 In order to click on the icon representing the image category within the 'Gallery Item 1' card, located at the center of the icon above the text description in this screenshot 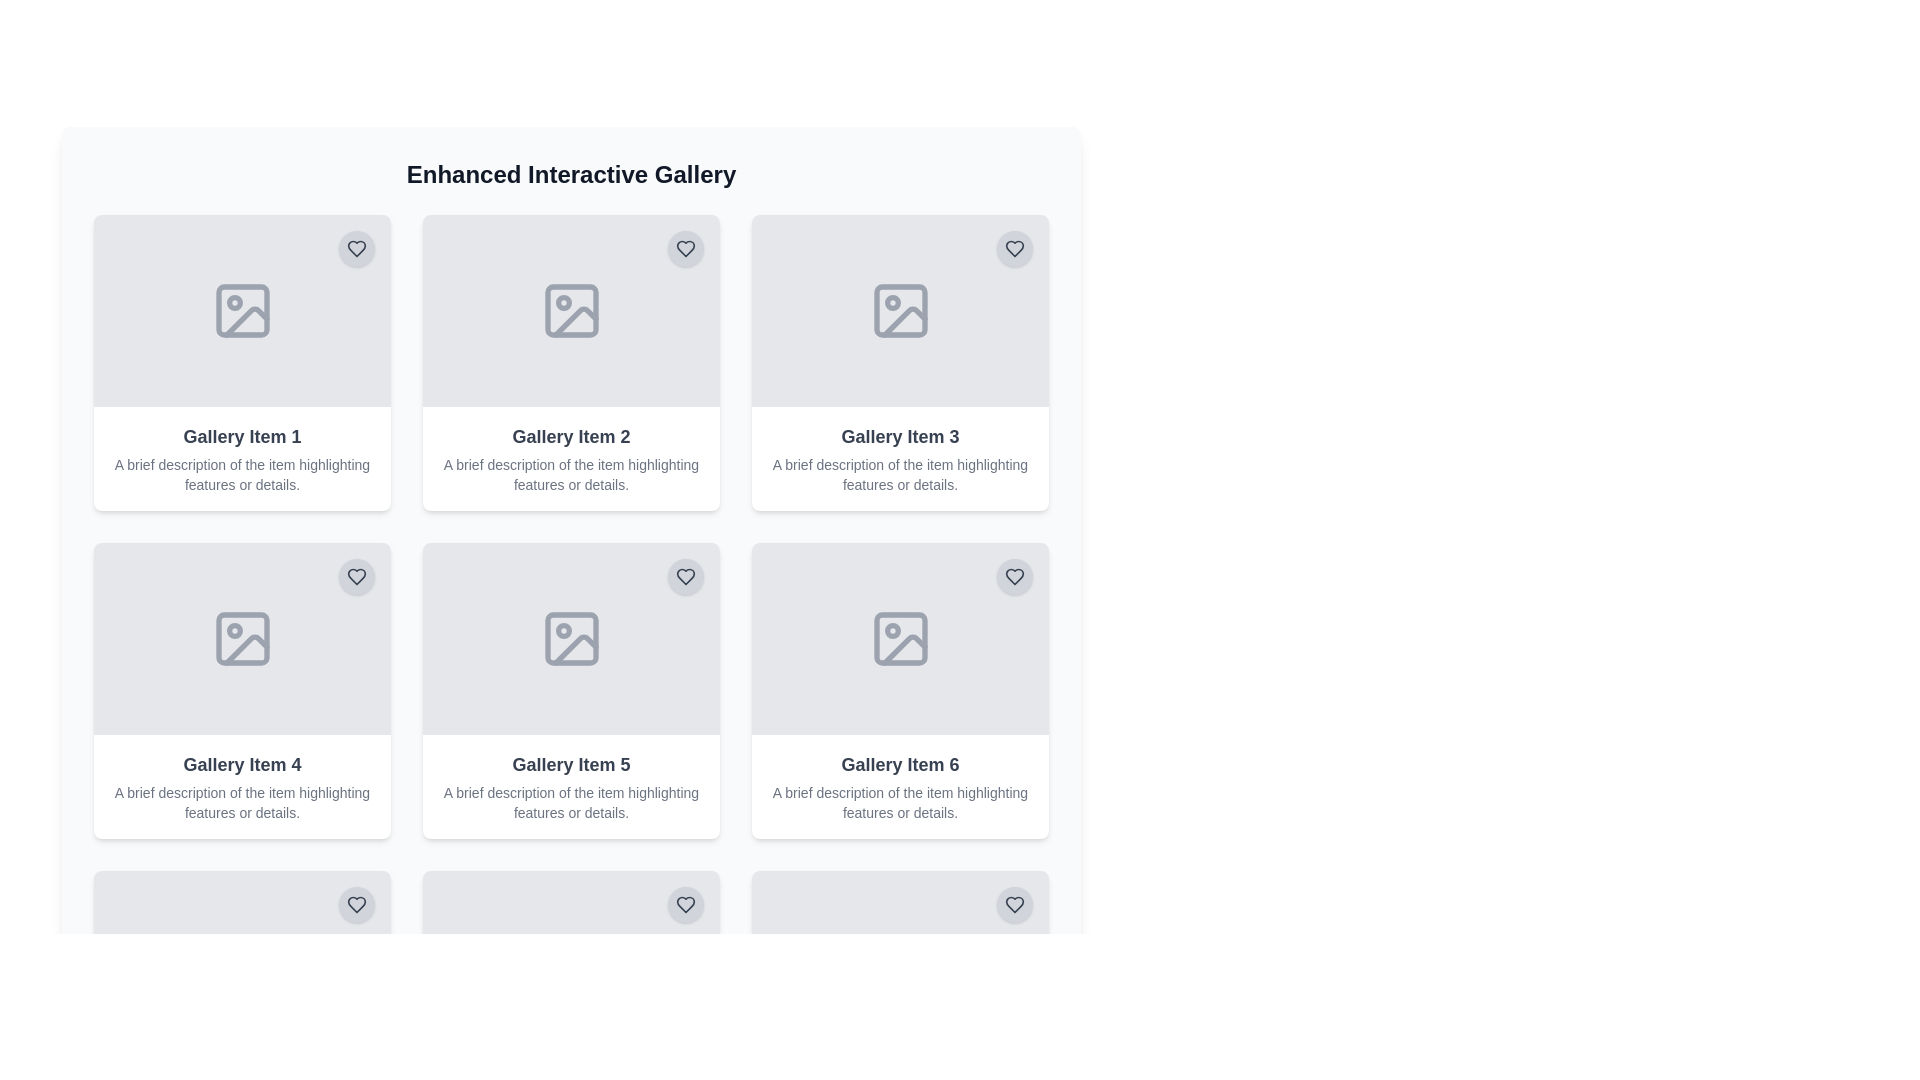, I will do `click(245, 321)`.